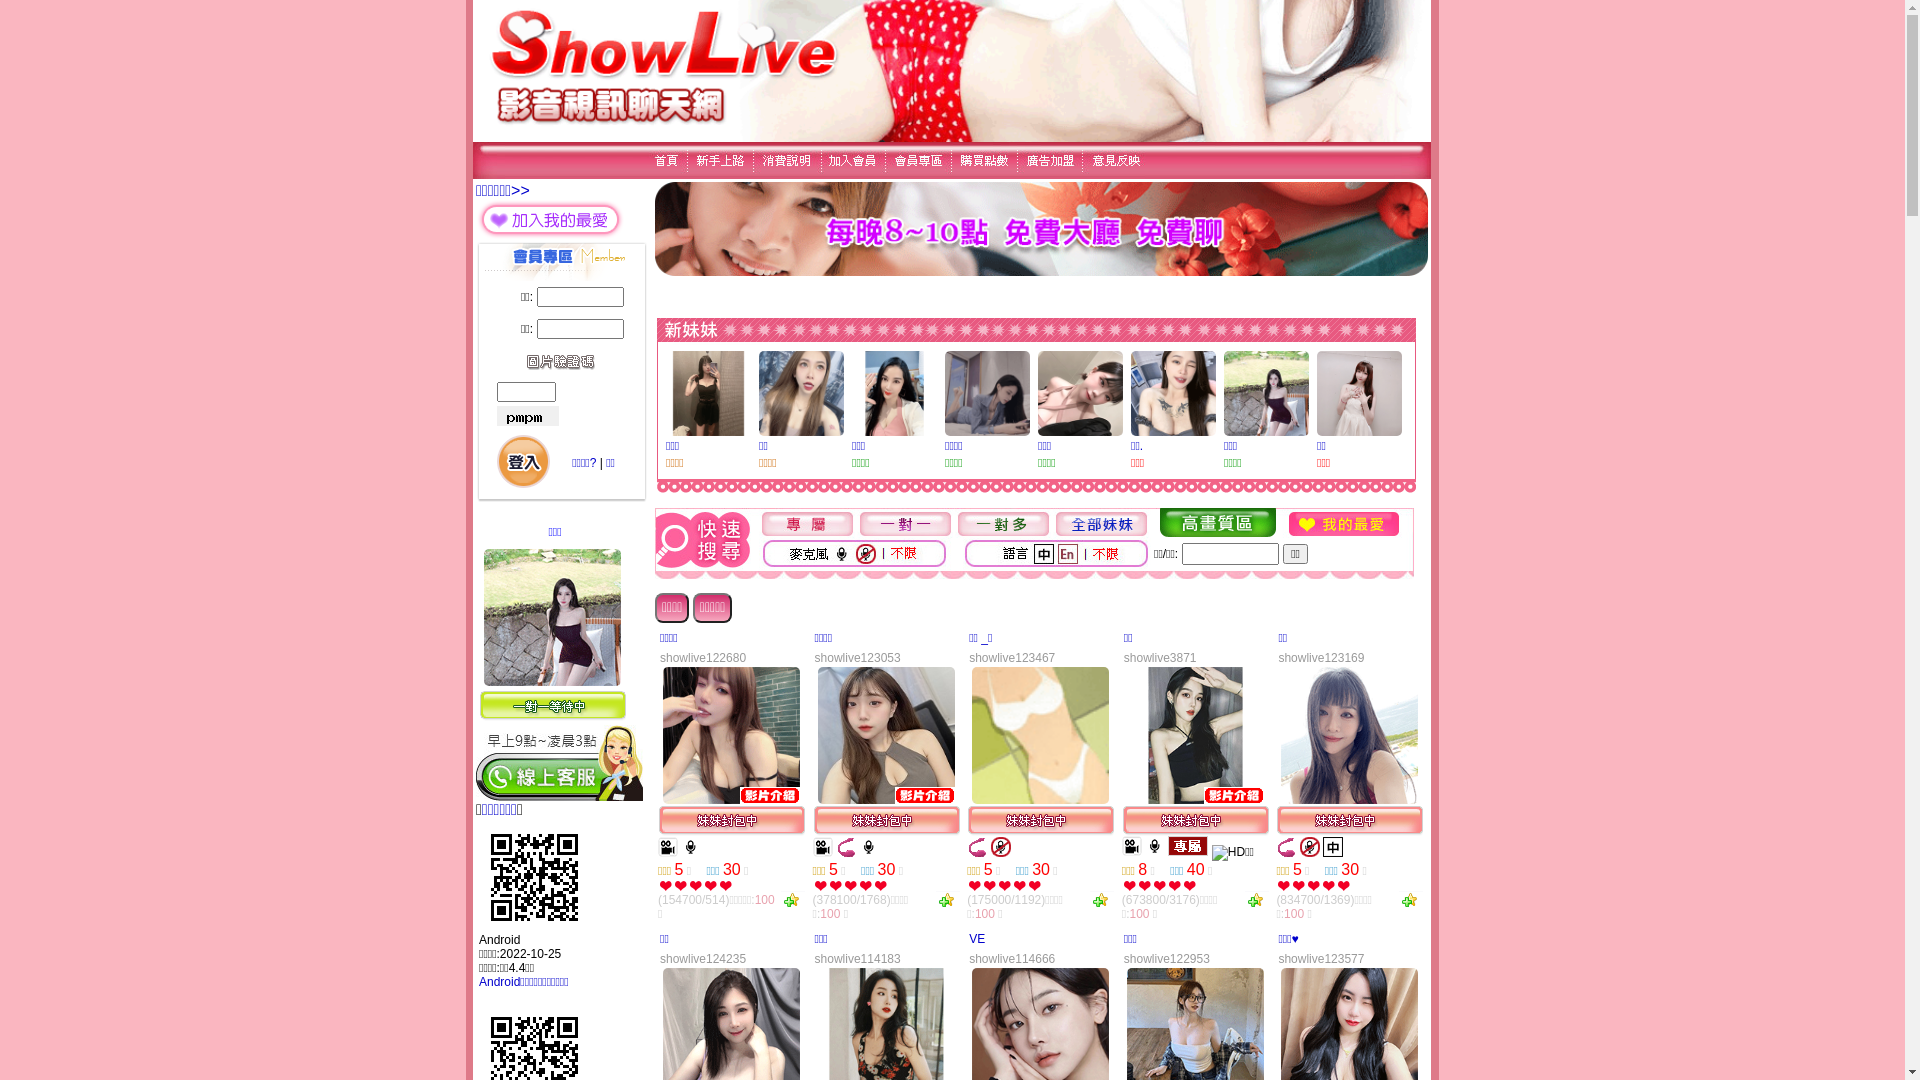 The width and height of the screenshot is (1920, 1080). What do you see at coordinates (977, 938) in the screenshot?
I see `'VE'` at bounding box center [977, 938].